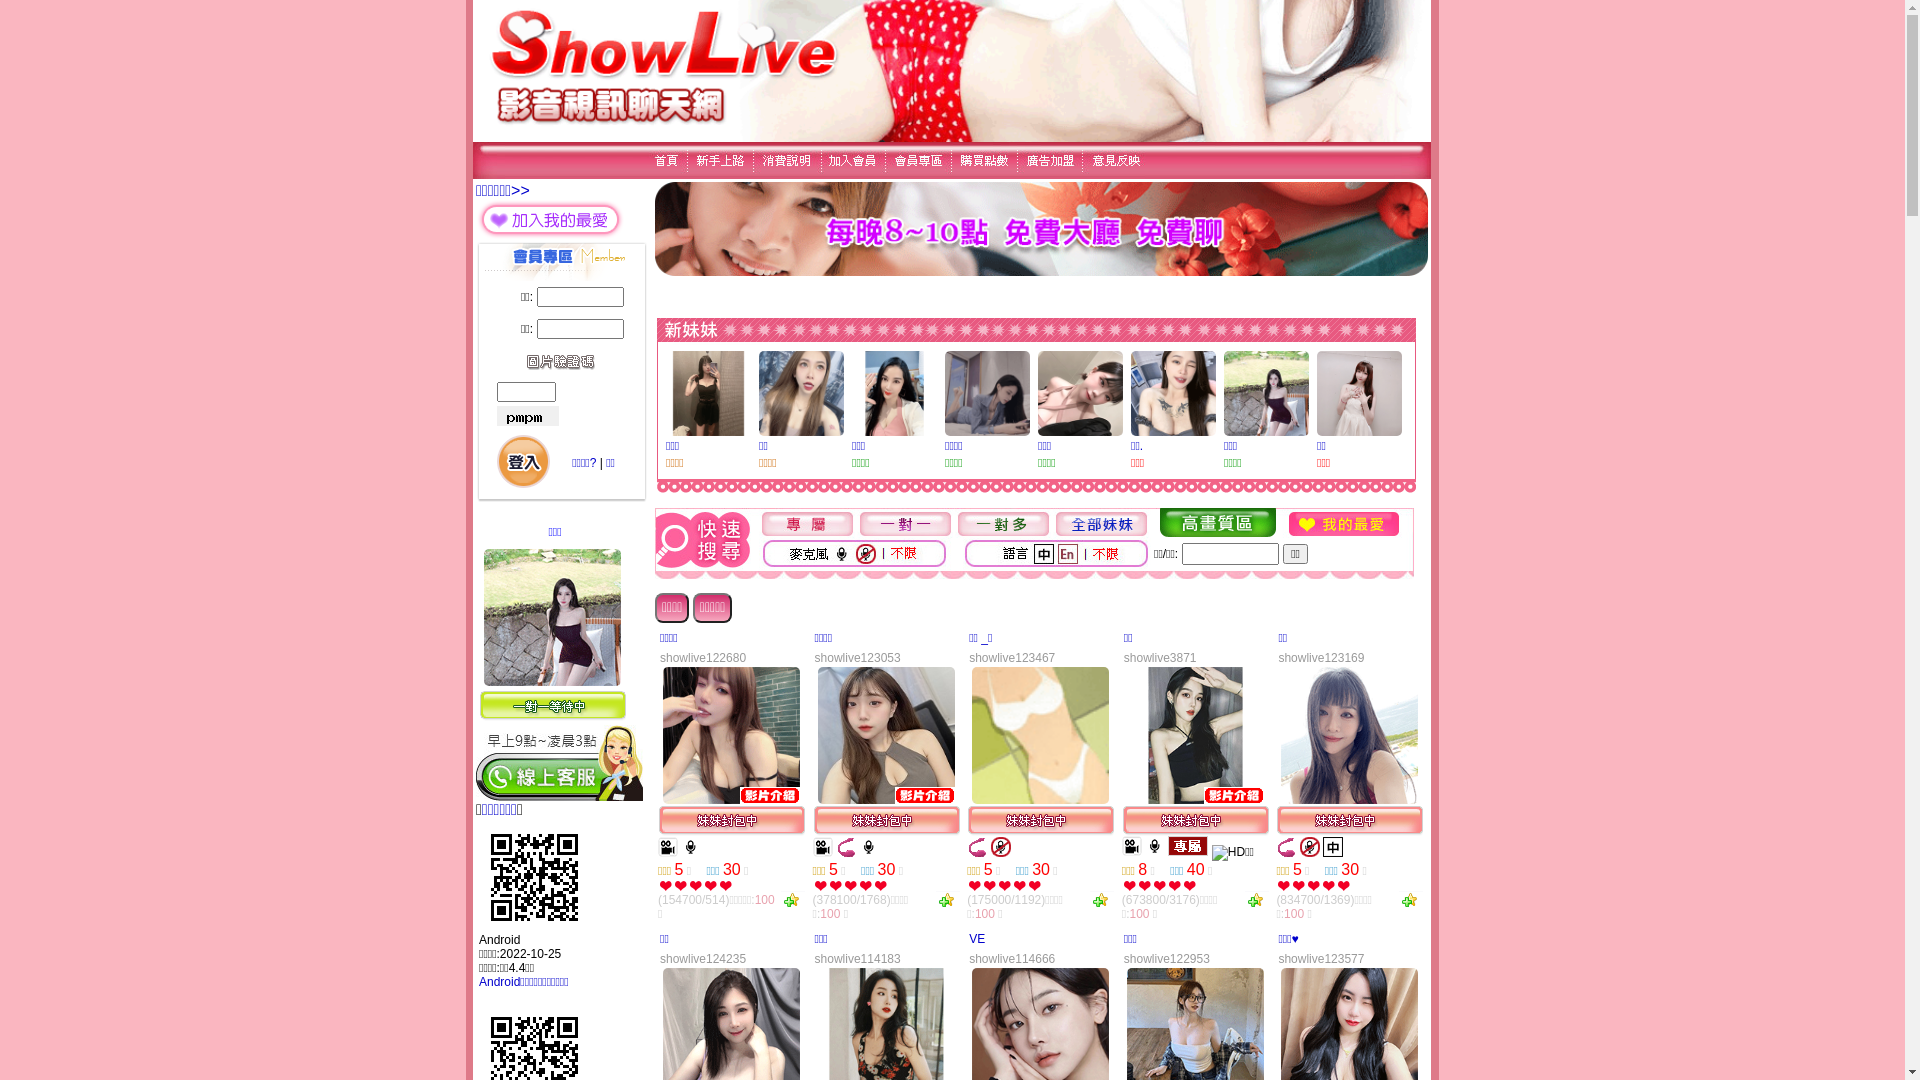 The width and height of the screenshot is (1920, 1080). What do you see at coordinates (977, 938) in the screenshot?
I see `'VE'` at bounding box center [977, 938].